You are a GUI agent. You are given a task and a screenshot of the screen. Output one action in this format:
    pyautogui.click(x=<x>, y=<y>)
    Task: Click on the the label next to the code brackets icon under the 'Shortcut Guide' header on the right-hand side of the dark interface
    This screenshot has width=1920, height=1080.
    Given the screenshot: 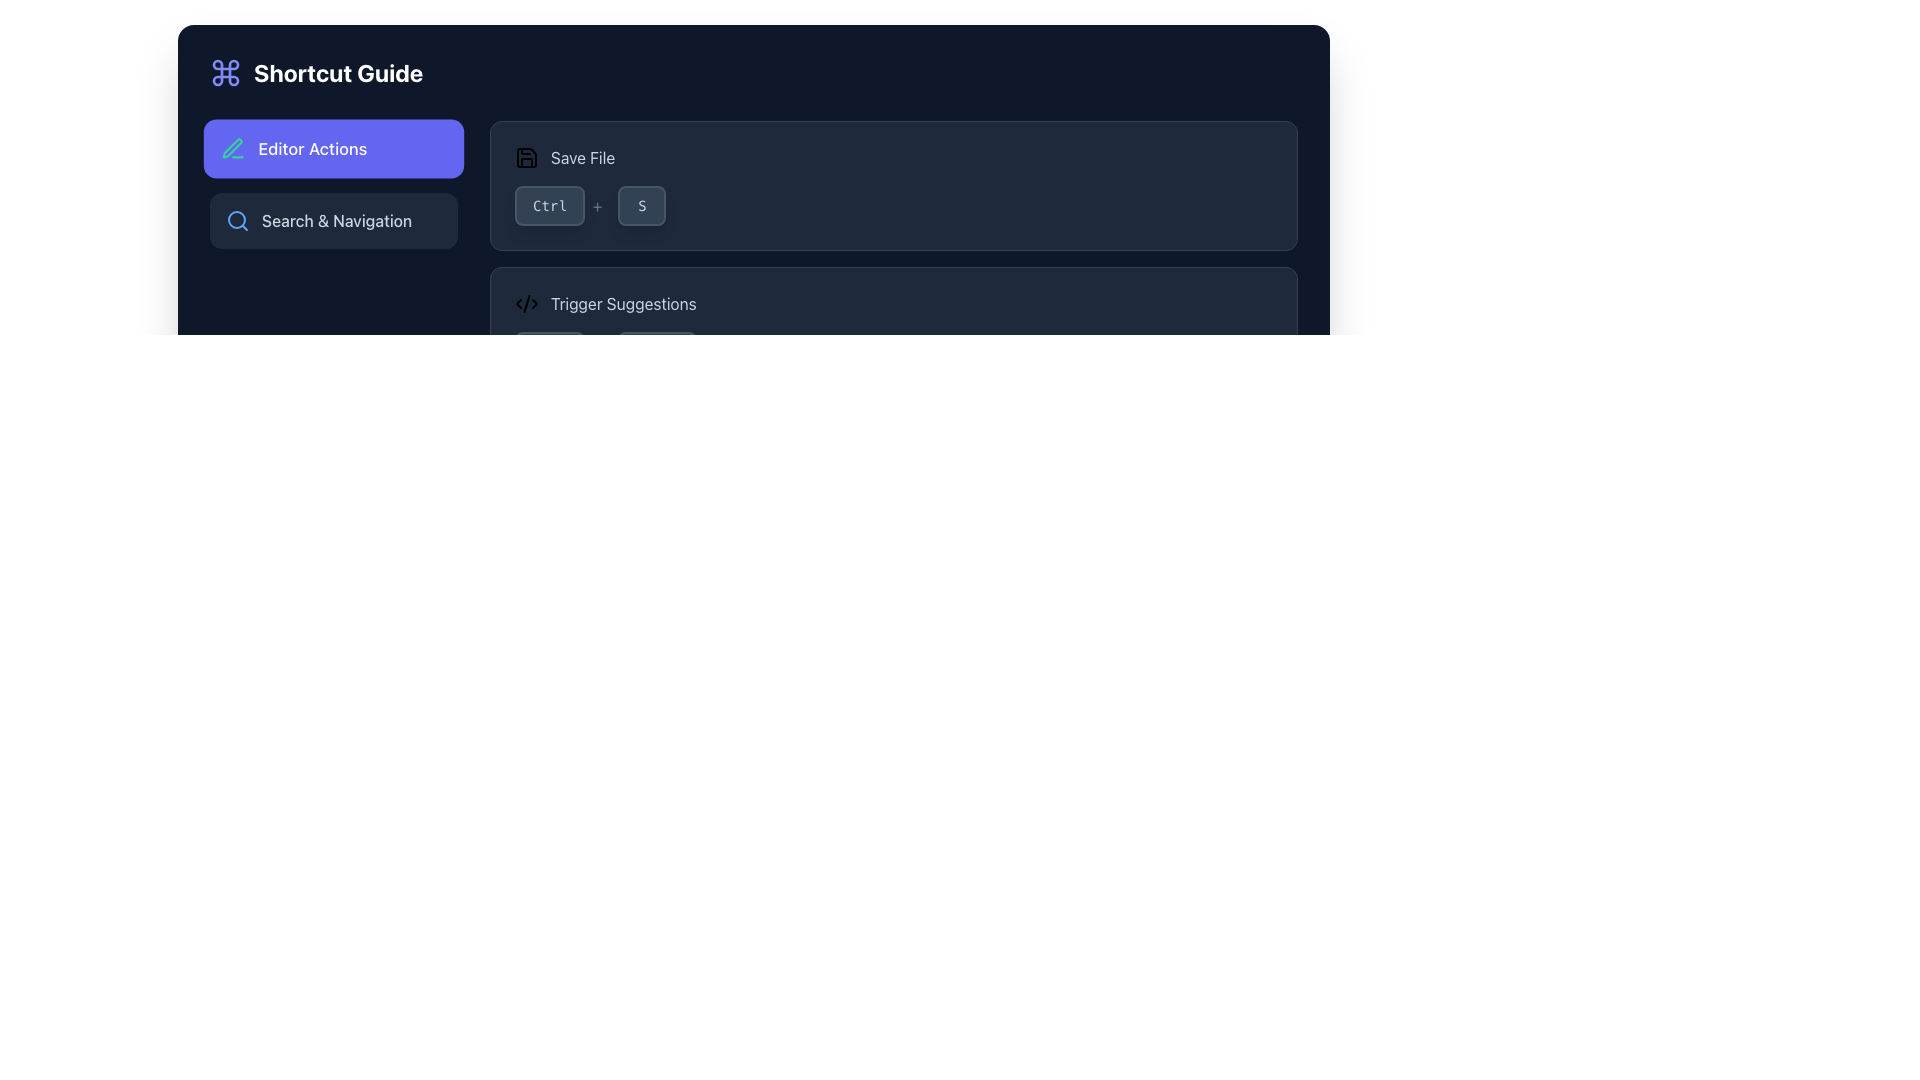 What is the action you would take?
    pyautogui.click(x=604, y=304)
    